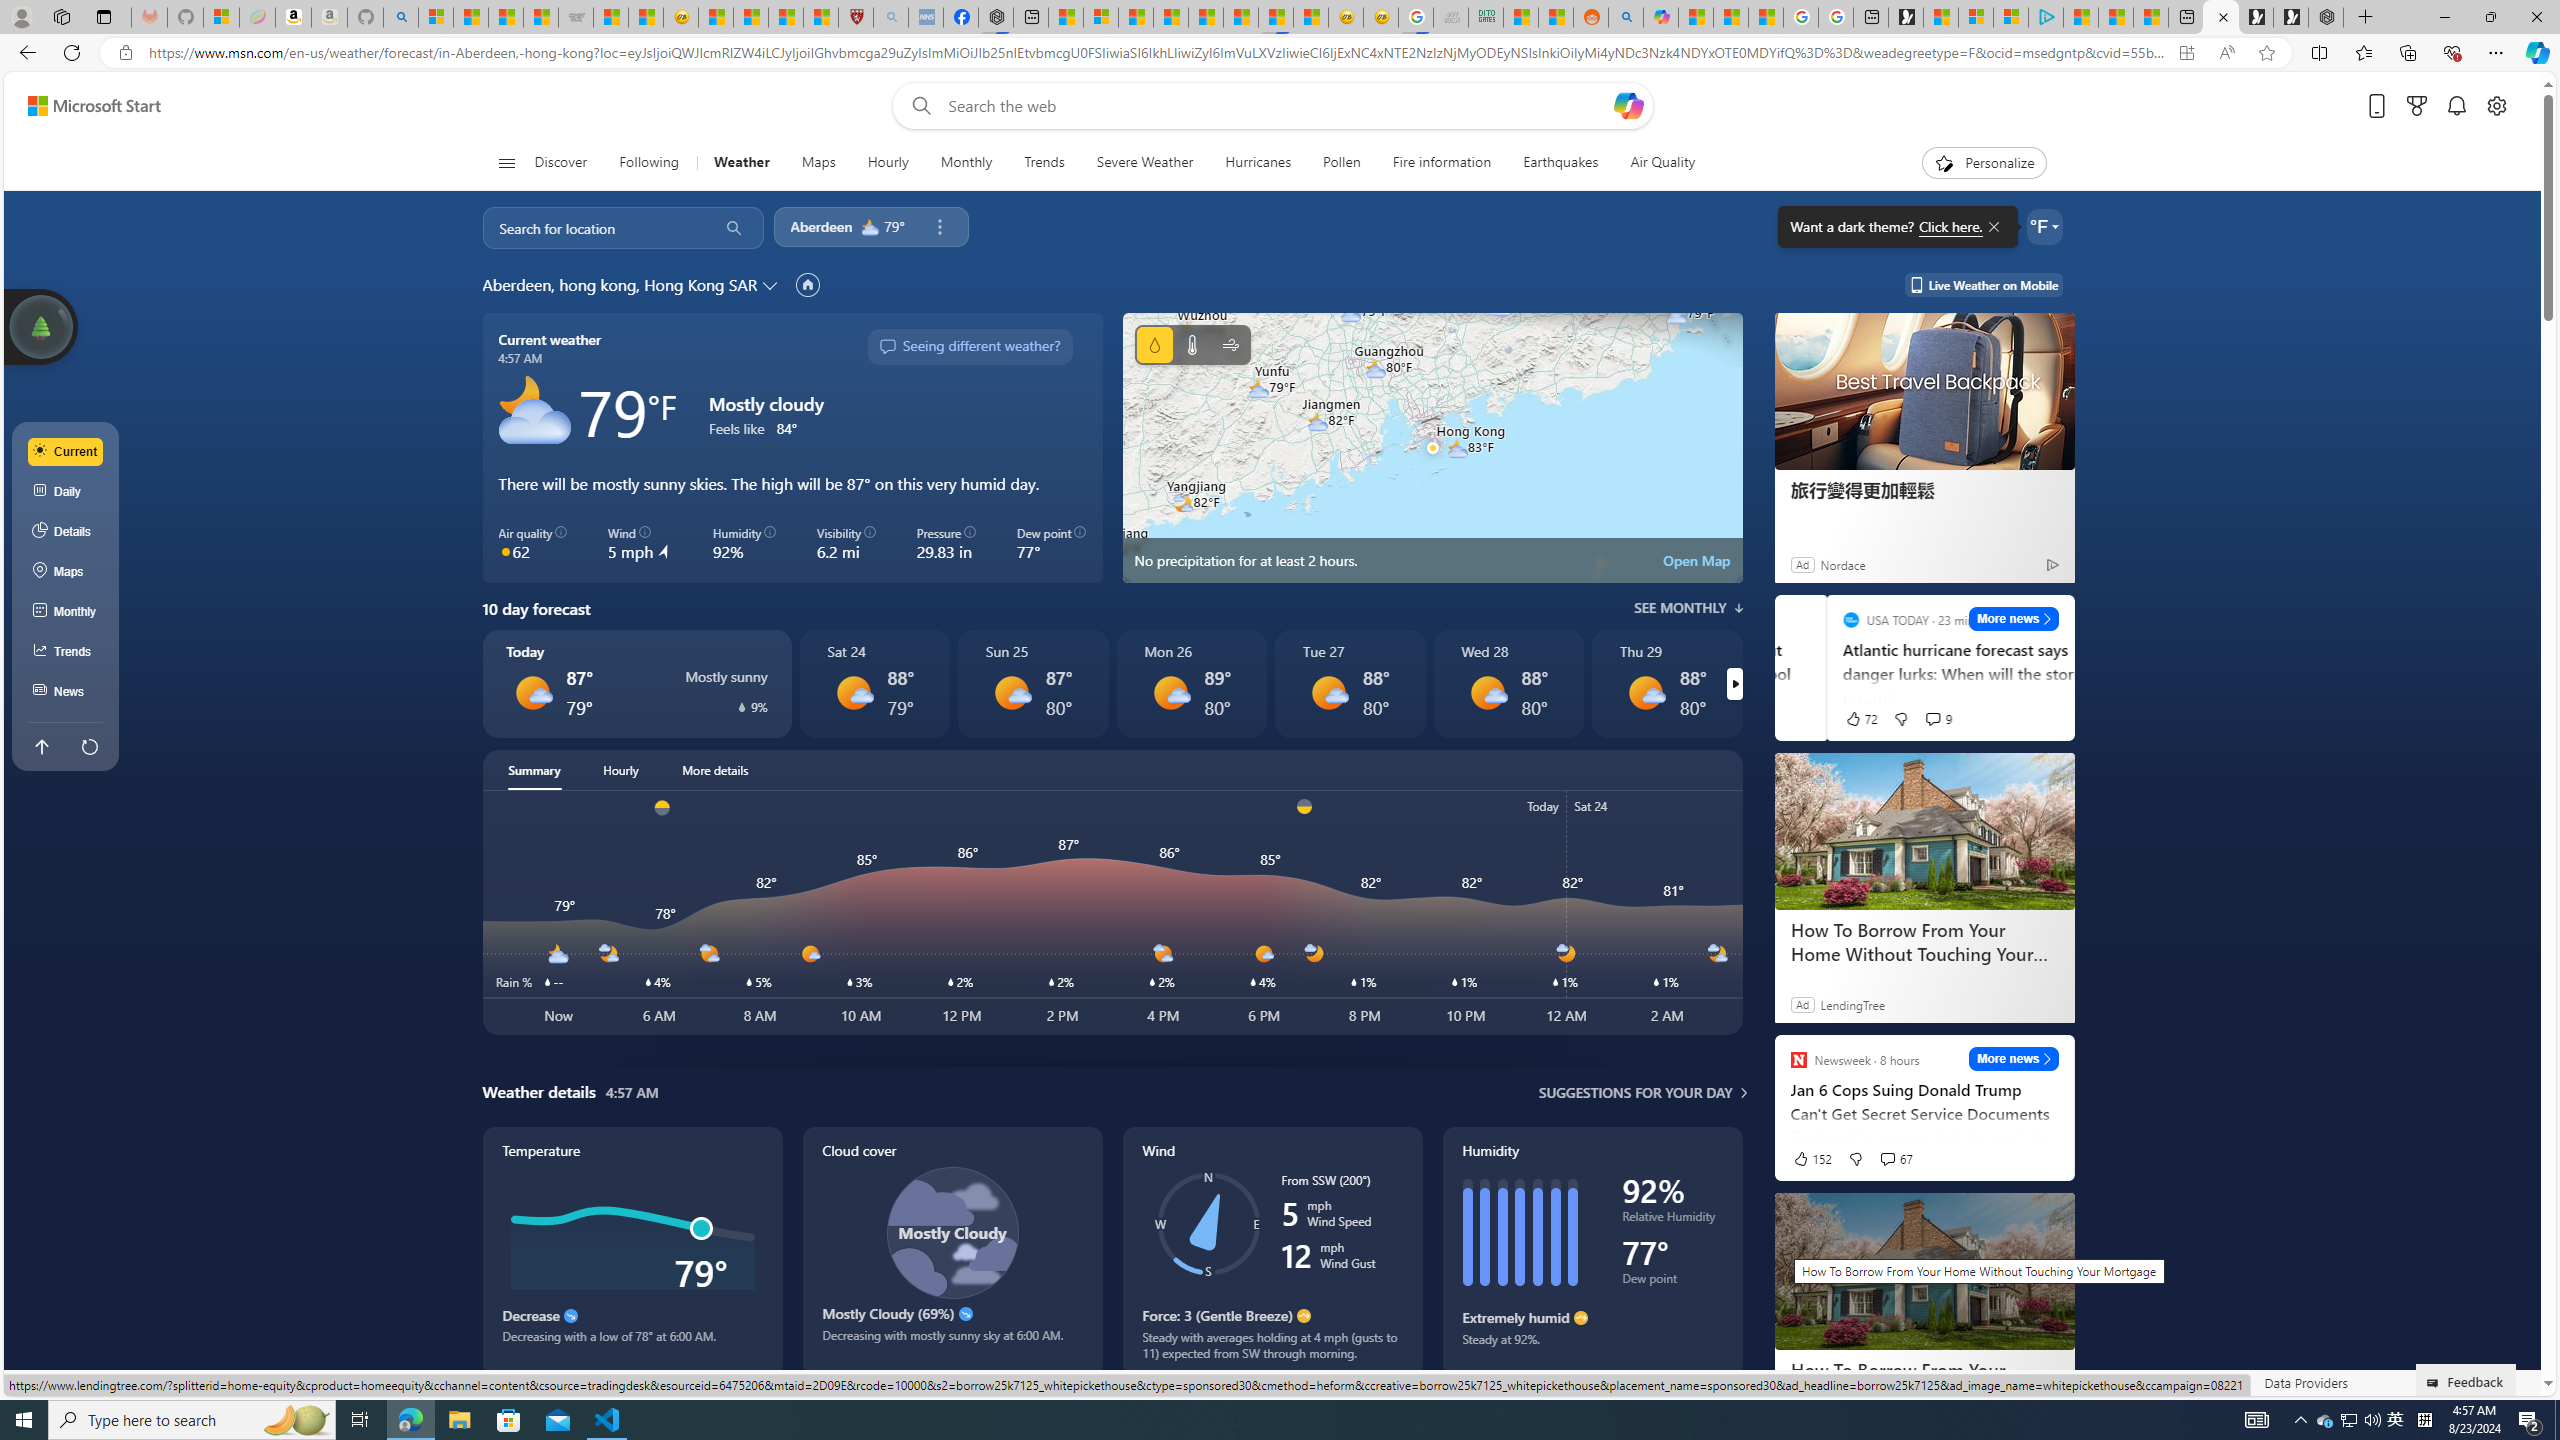 The height and width of the screenshot is (1440, 2560). I want to click on 'Class: cloudCoverSvg-DS-ps0R9q', so click(951, 1232).